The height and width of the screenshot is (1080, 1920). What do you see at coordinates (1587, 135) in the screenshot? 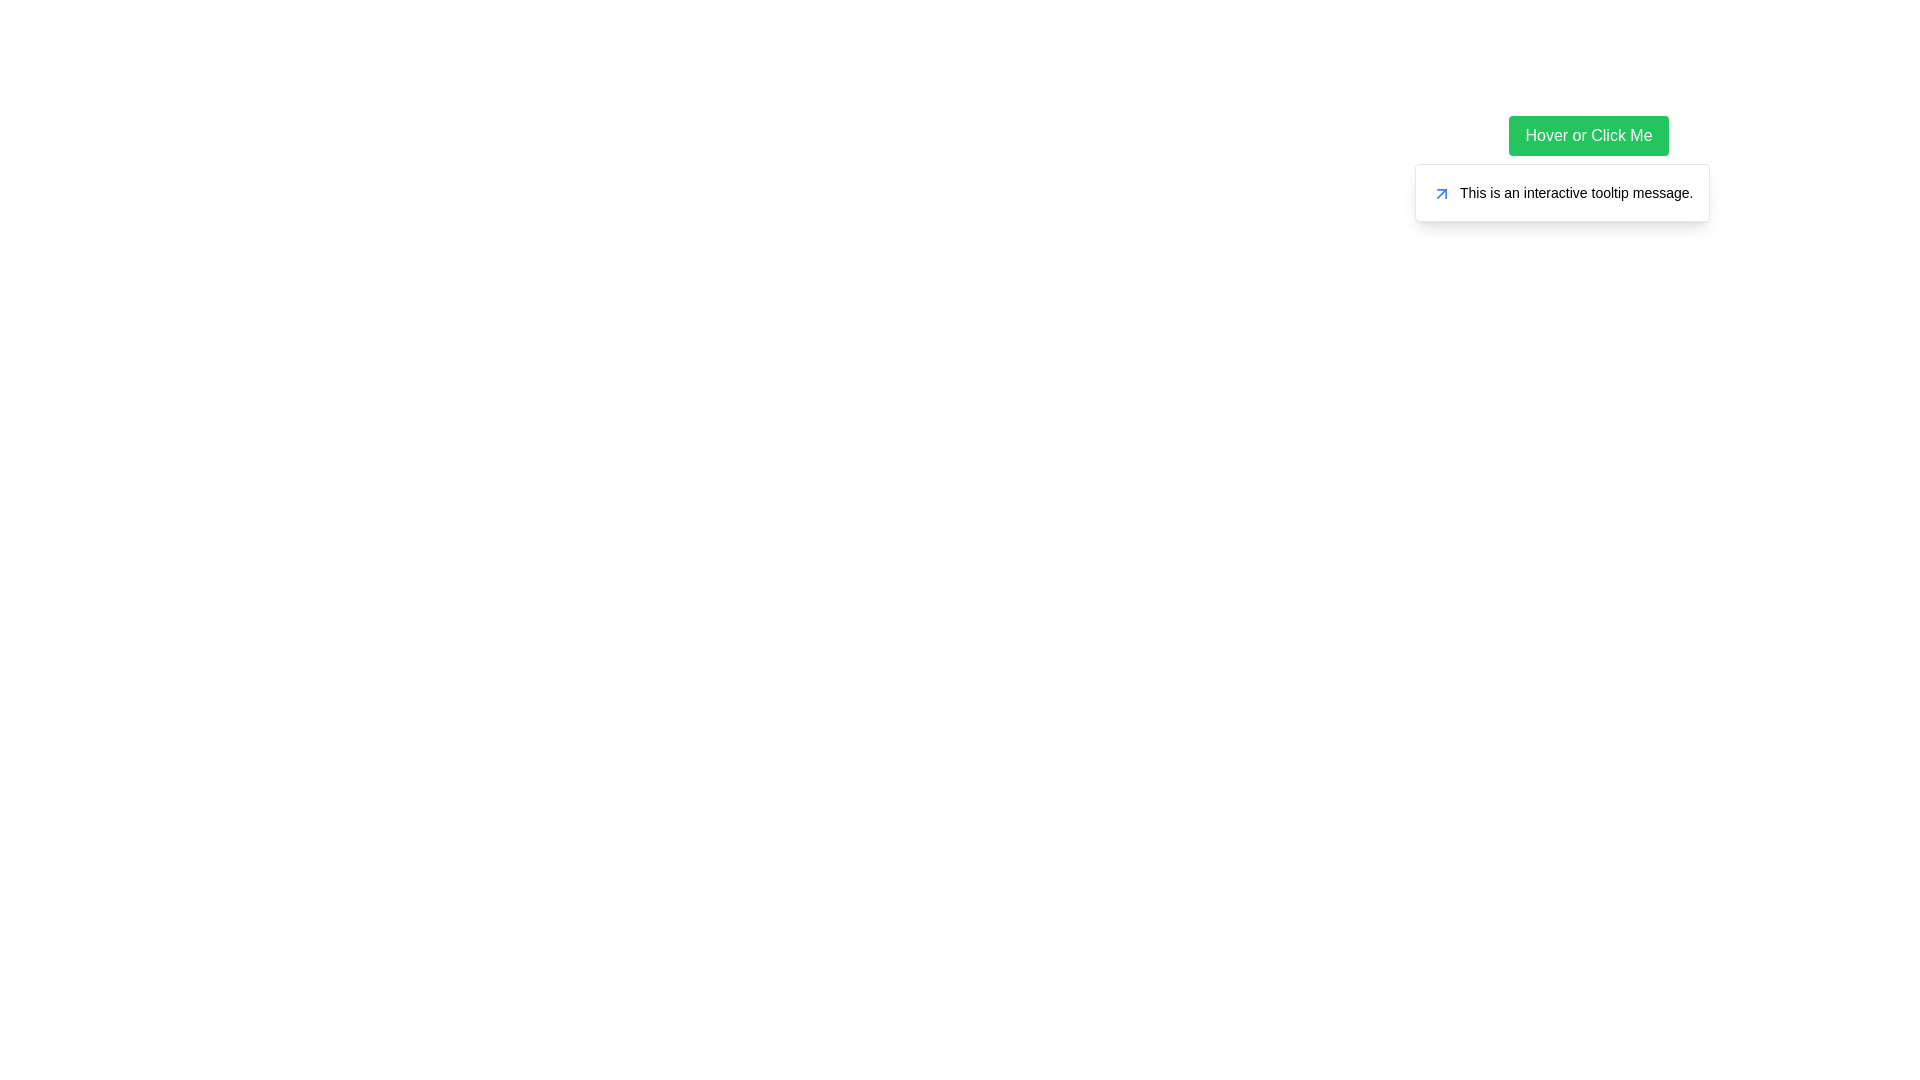
I see `the interactive button located near the top-right section of the page, which may trigger additional functionality or display further information` at bounding box center [1587, 135].